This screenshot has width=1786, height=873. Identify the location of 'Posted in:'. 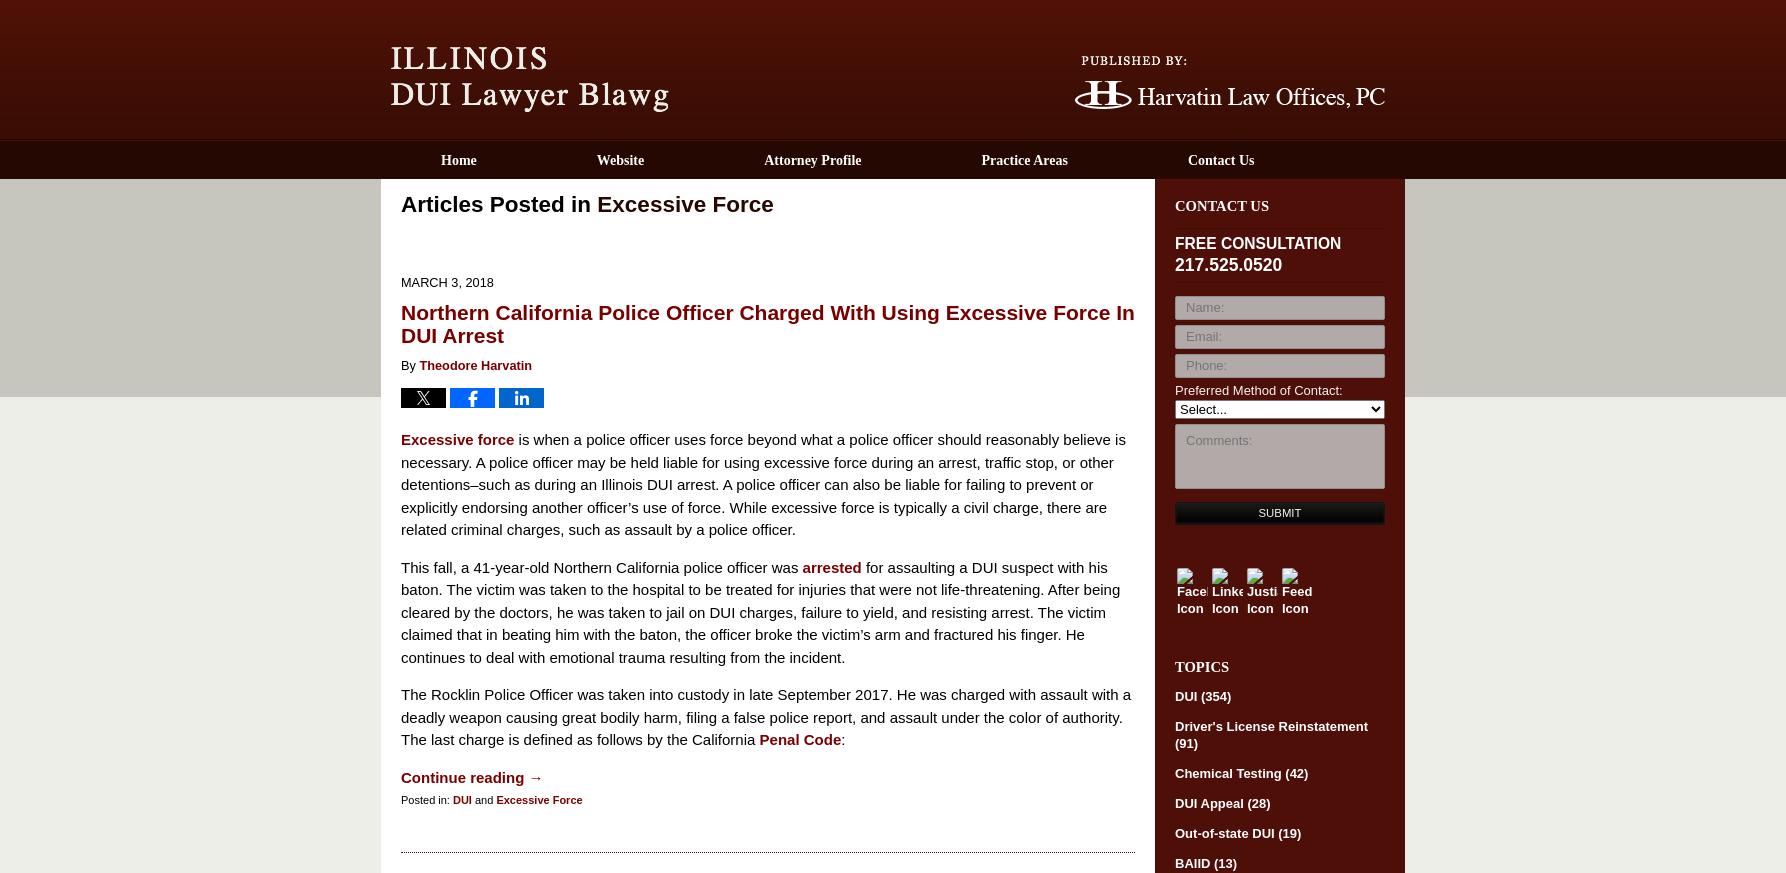
(425, 800).